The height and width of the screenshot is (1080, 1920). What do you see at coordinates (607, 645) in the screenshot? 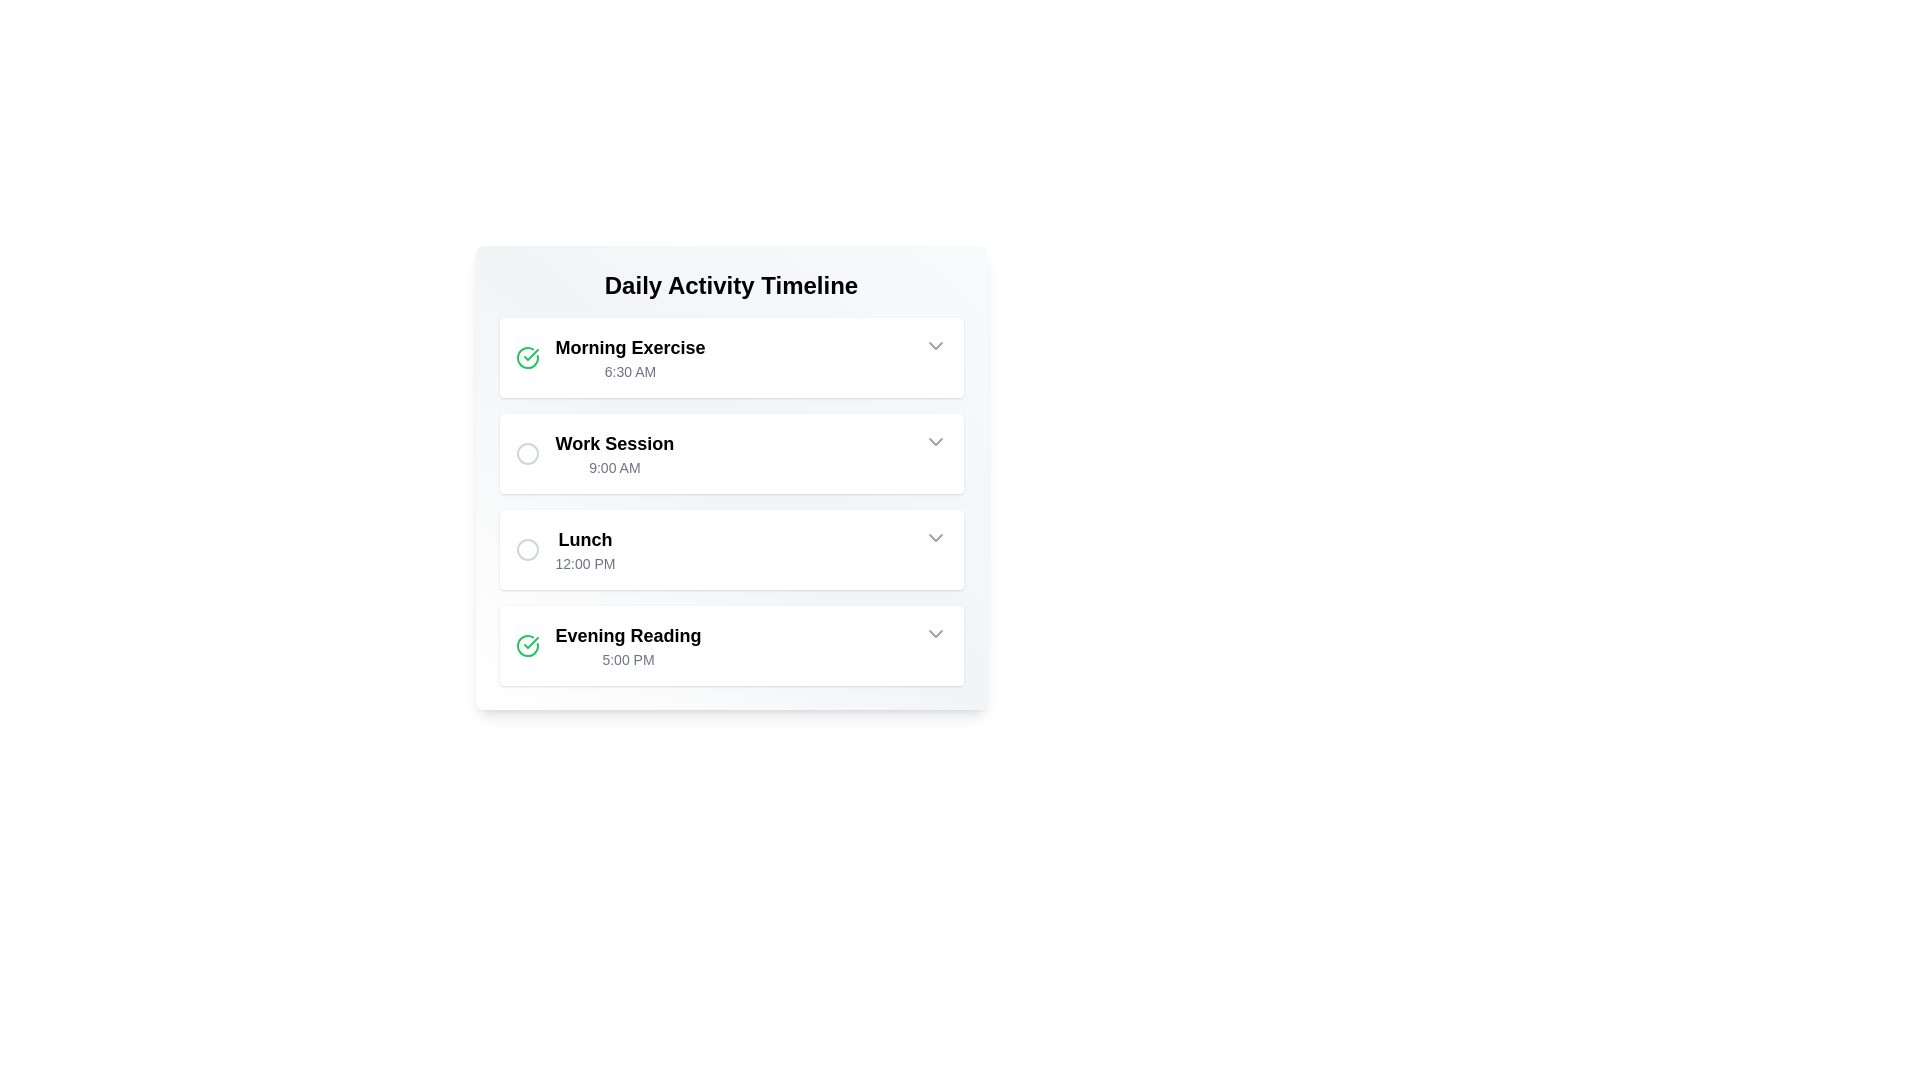
I see `the green circular icon with a check mark next to the bold text 'Evening Reading' to mark it or view details` at bounding box center [607, 645].